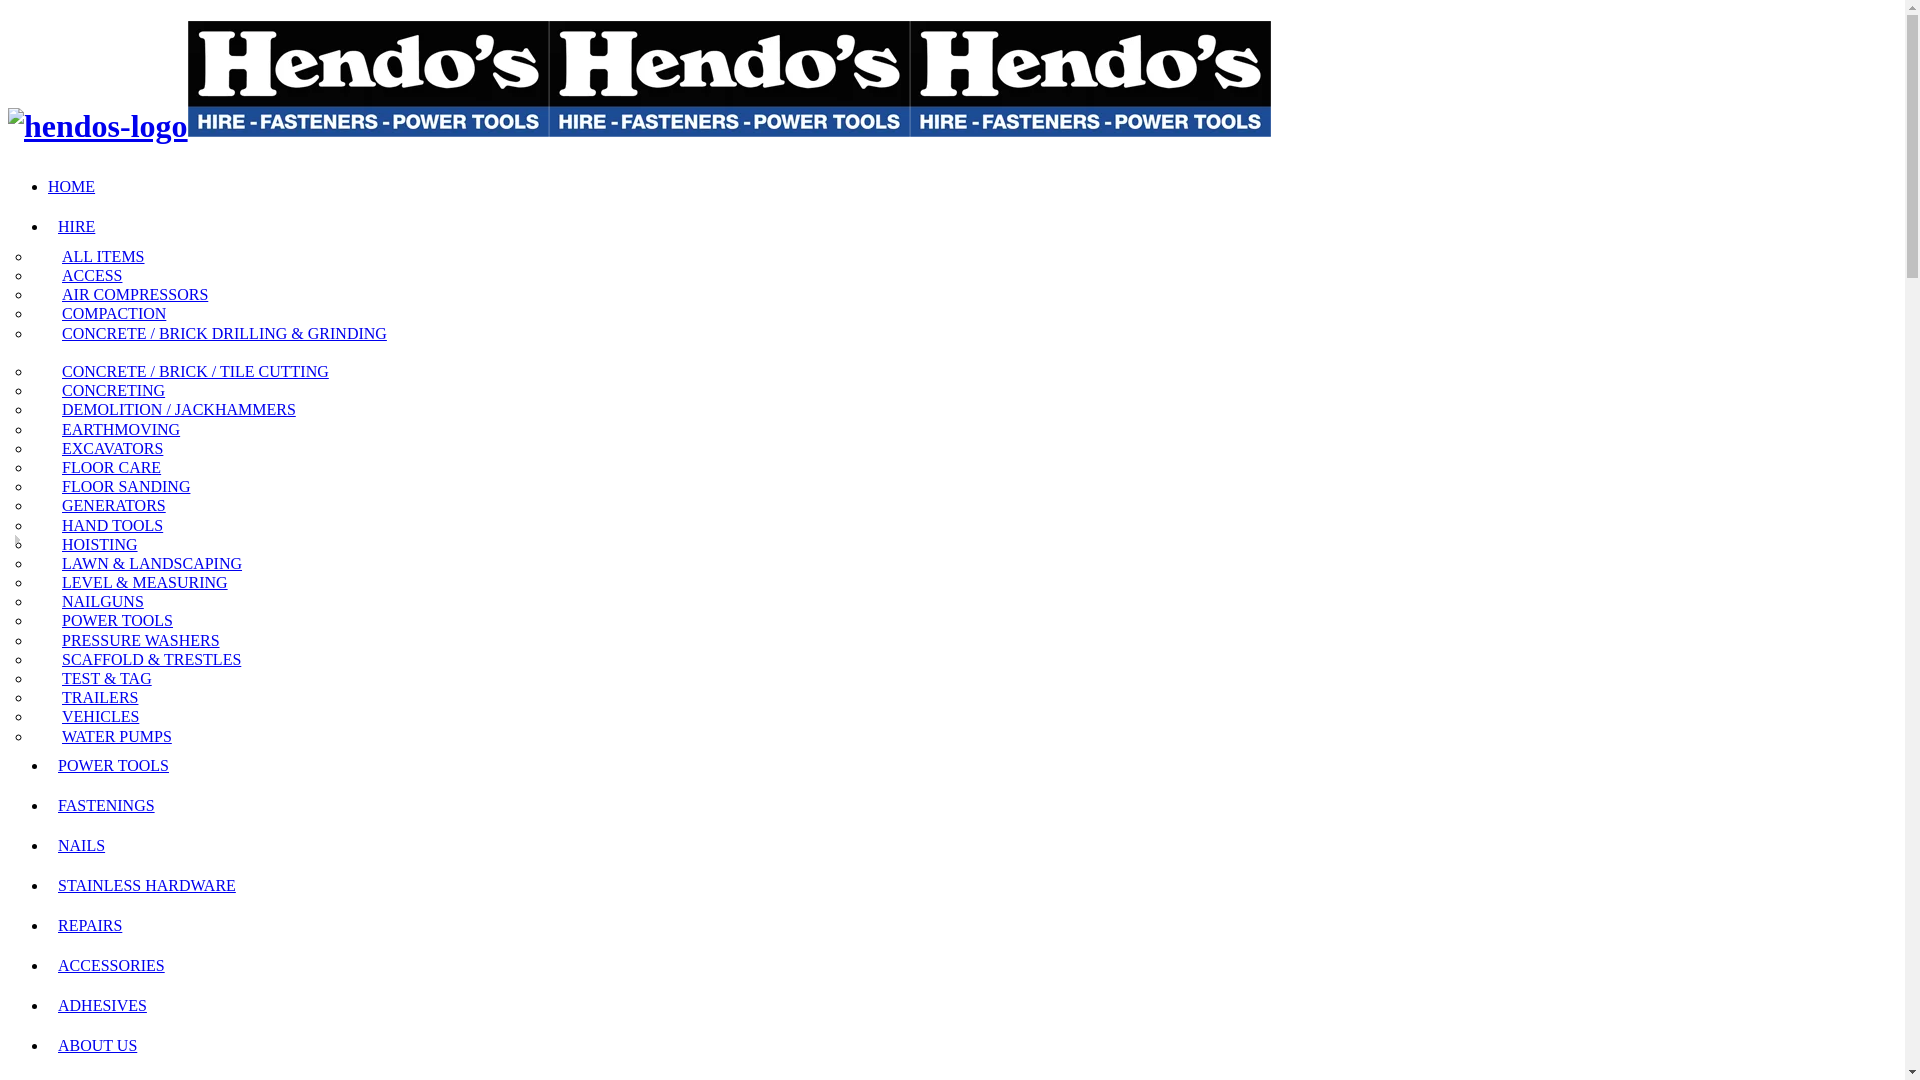  What do you see at coordinates (119, 486) in the screenshot?
I see `'FLOOR SANDING'` at bounding box center [119, 486].